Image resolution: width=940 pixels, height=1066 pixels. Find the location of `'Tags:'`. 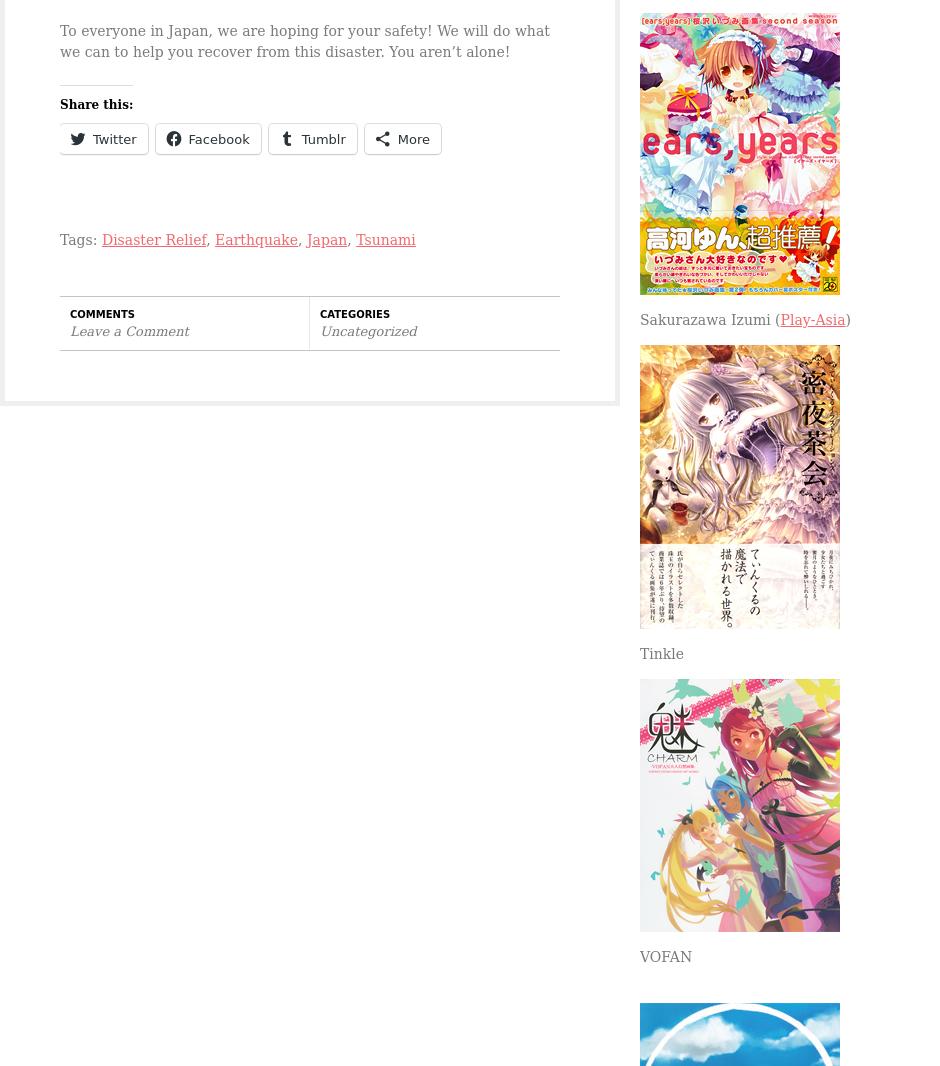

'Tags:' is located at coordinates (58, 238).